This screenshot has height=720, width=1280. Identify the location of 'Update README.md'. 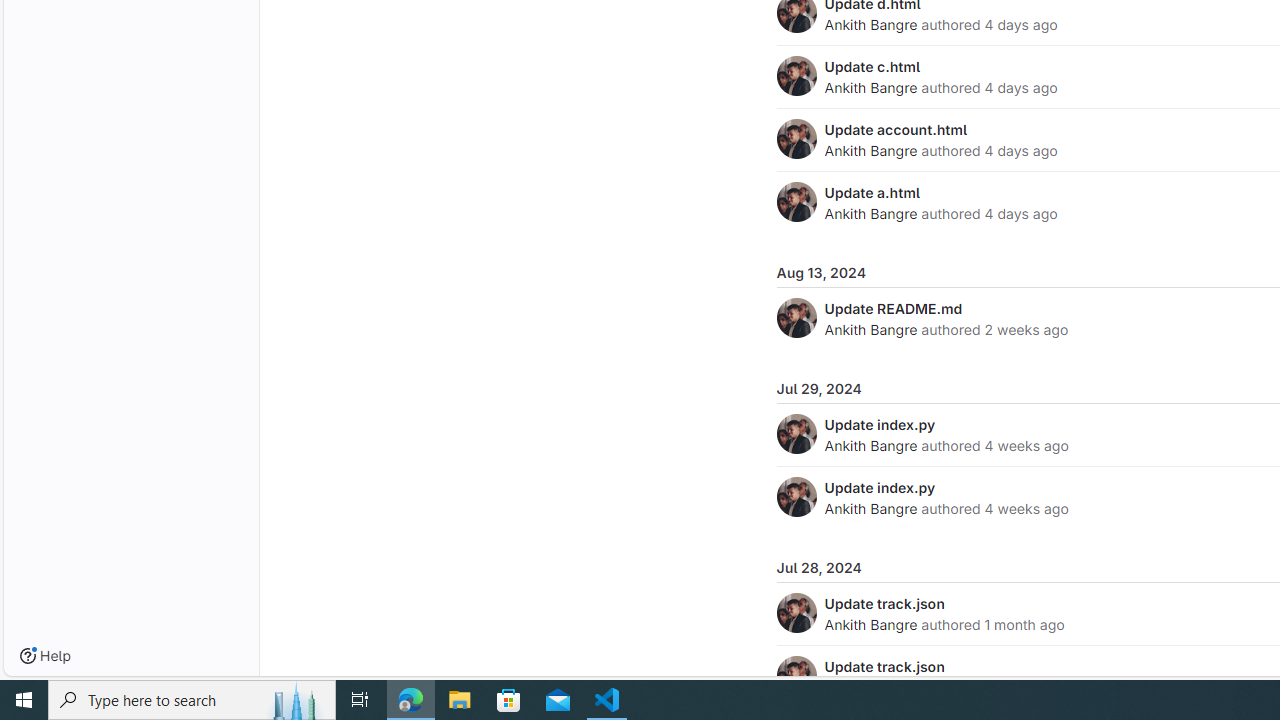
(892, 308).